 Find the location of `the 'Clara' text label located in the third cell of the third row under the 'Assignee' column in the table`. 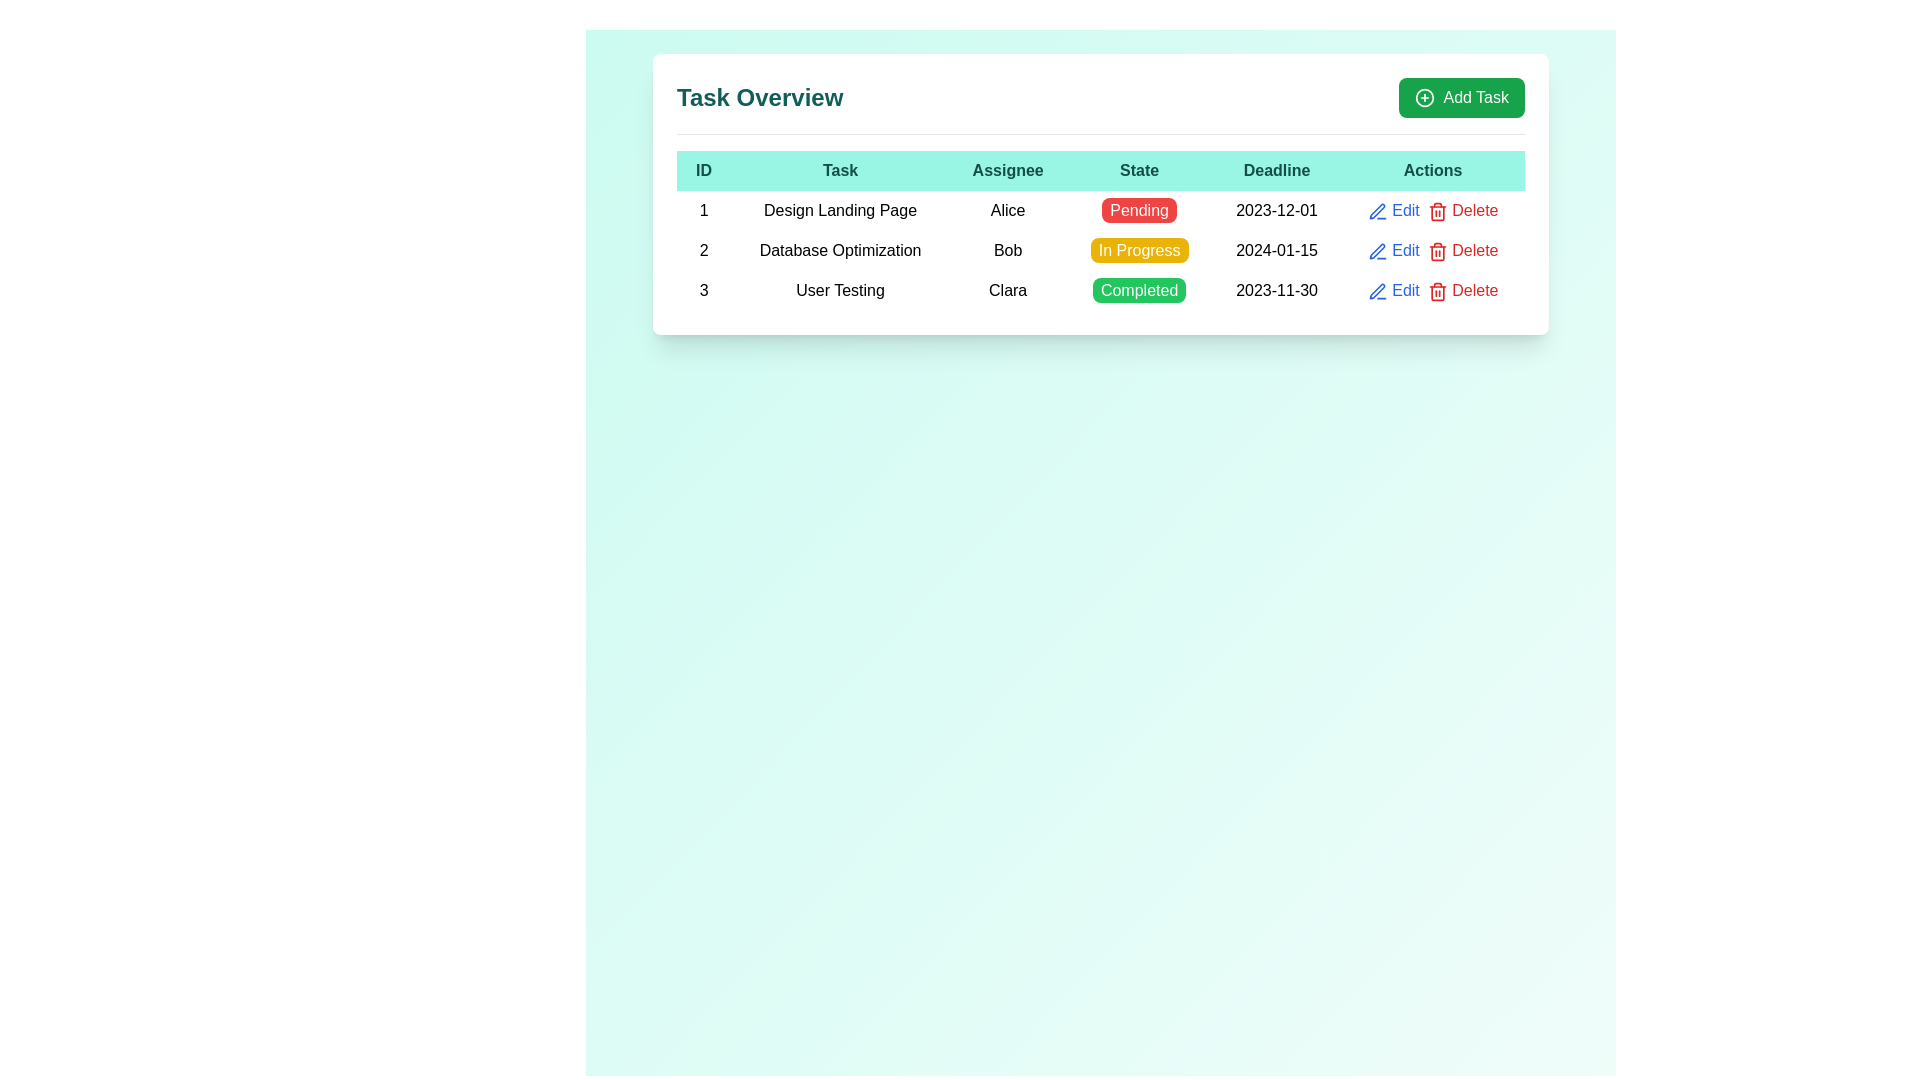

the 'Clara' text label located in the third cell of the third row under the 'Assignee' column in the table is located at coordinates (1008, 290).